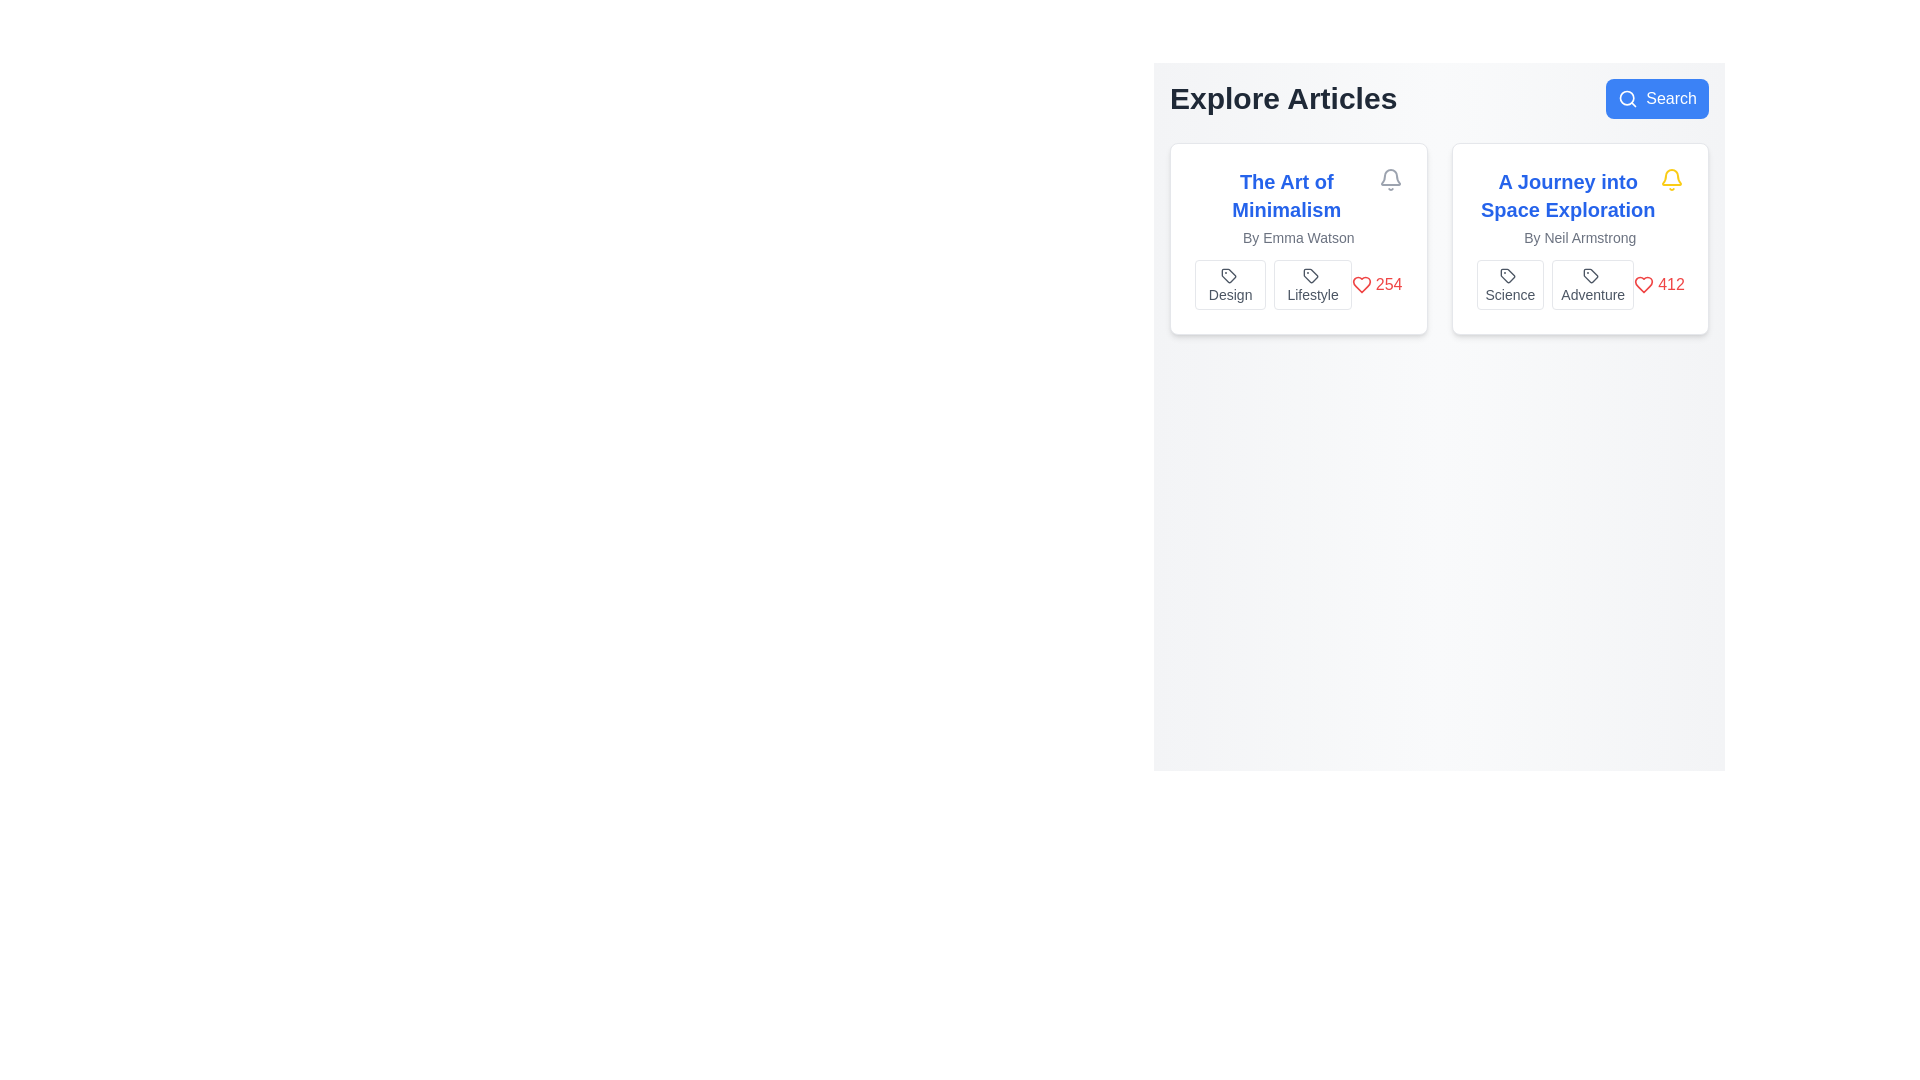 The image size is (1920, 1080). Describe the element at coordinates (1283, 99) in the screenshot. I see `heading text element 'Explore Articles' styled in large, bold font located at the top-left of the content area` at that location.